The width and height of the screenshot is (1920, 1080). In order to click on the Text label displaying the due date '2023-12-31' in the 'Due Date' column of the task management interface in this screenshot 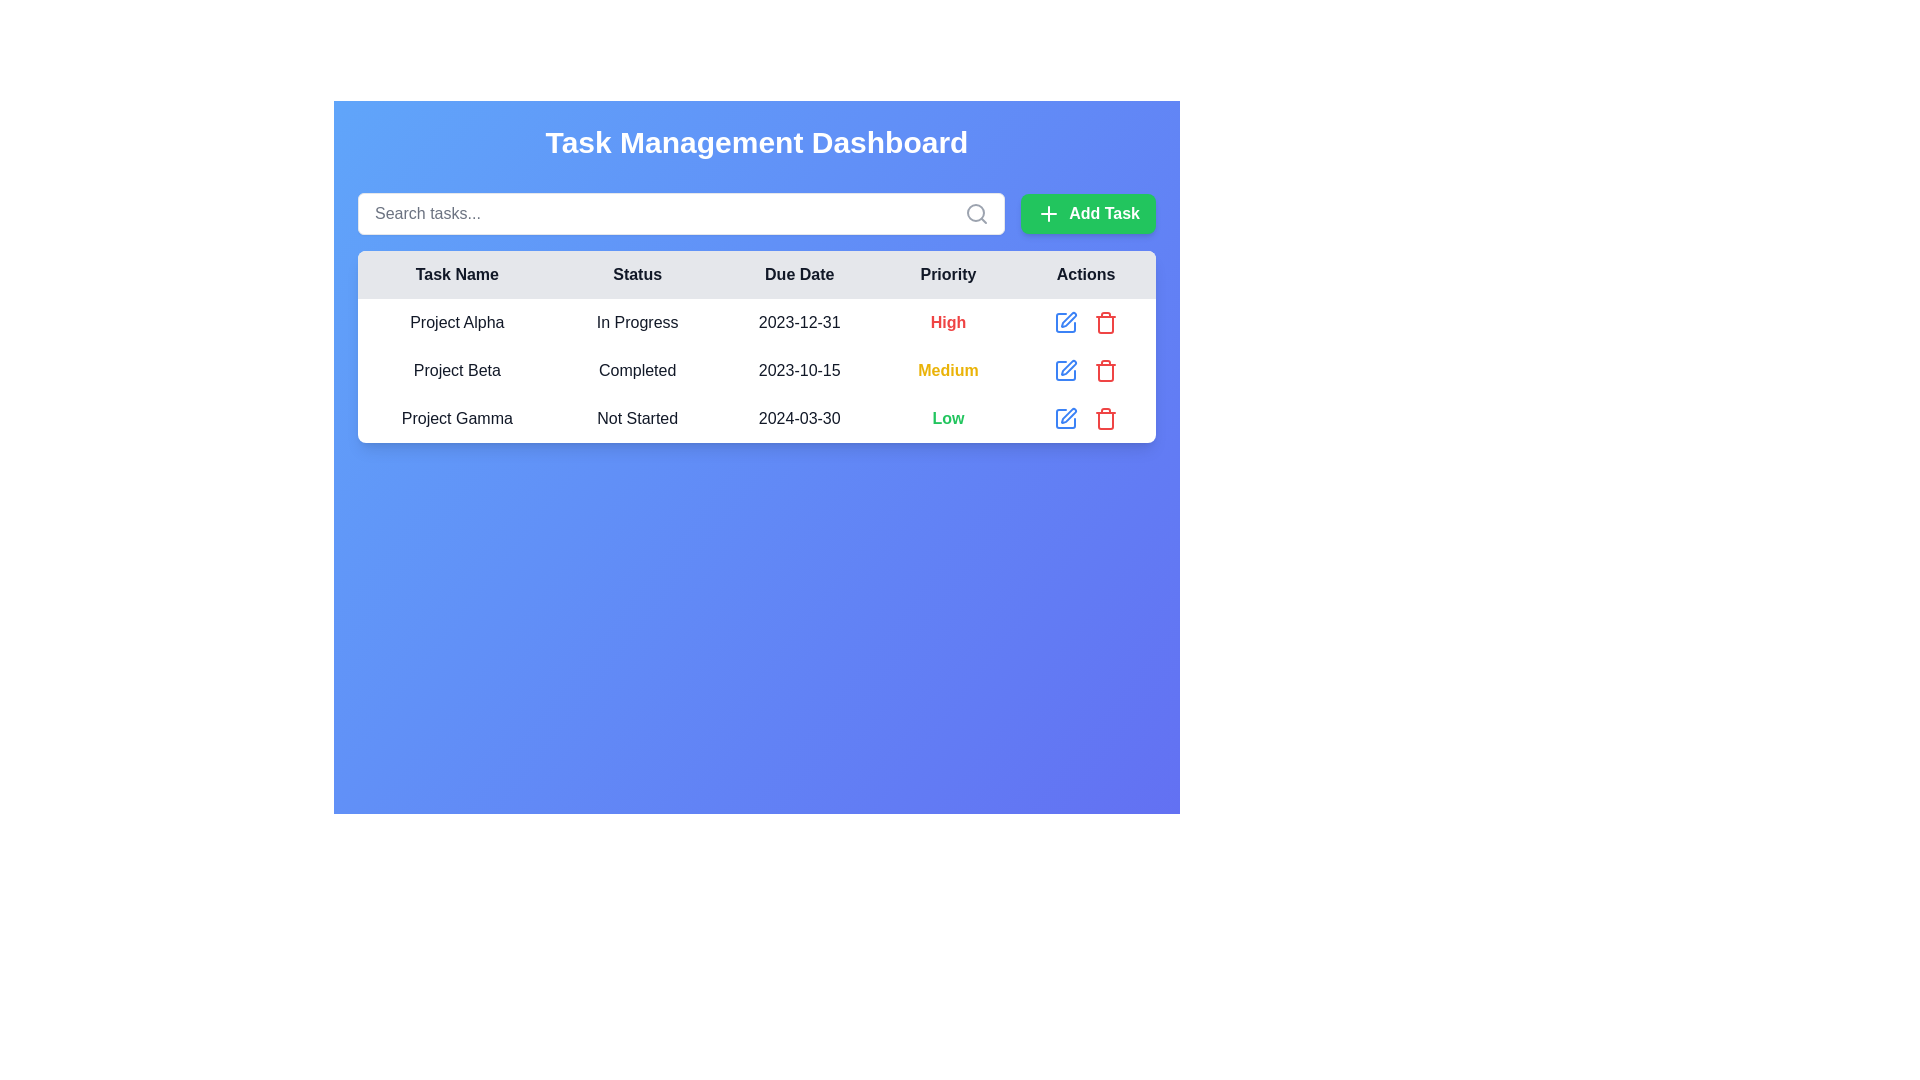, I will do `click(798, 322)`.